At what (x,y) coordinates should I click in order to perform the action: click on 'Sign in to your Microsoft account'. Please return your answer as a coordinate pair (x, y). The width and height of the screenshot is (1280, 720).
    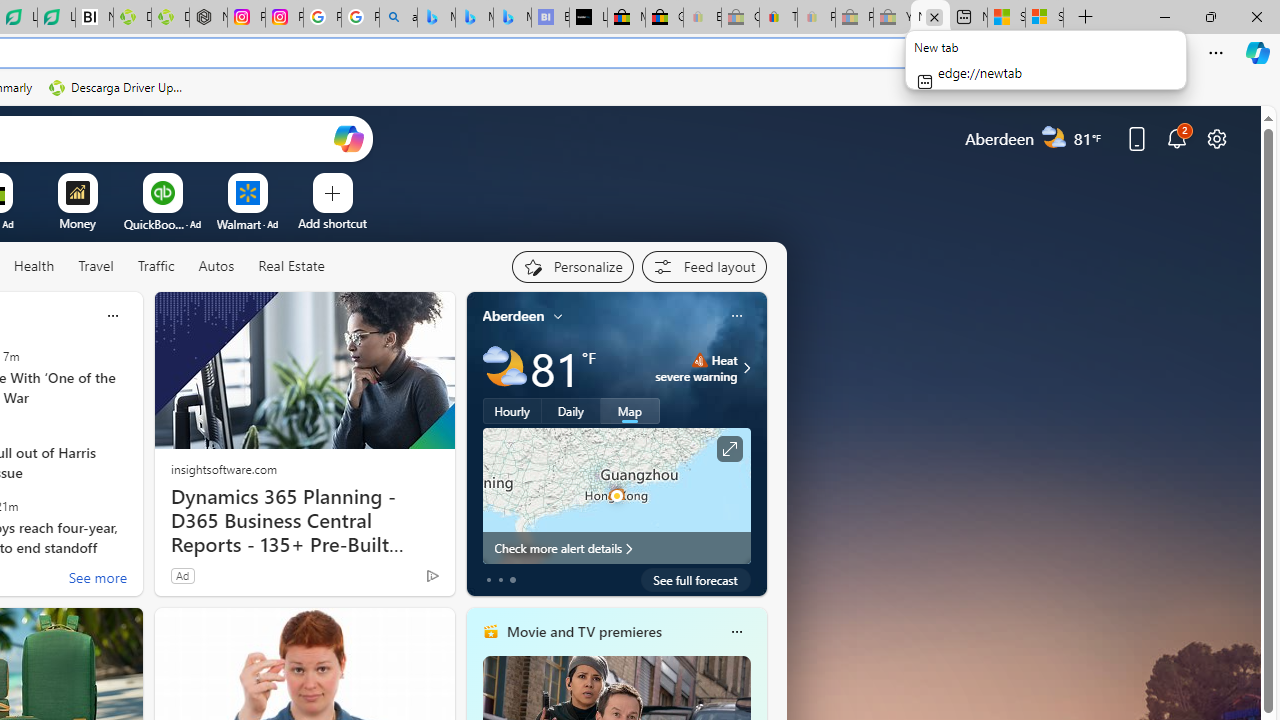
    Looking at the image, I should click on (1044, 17).